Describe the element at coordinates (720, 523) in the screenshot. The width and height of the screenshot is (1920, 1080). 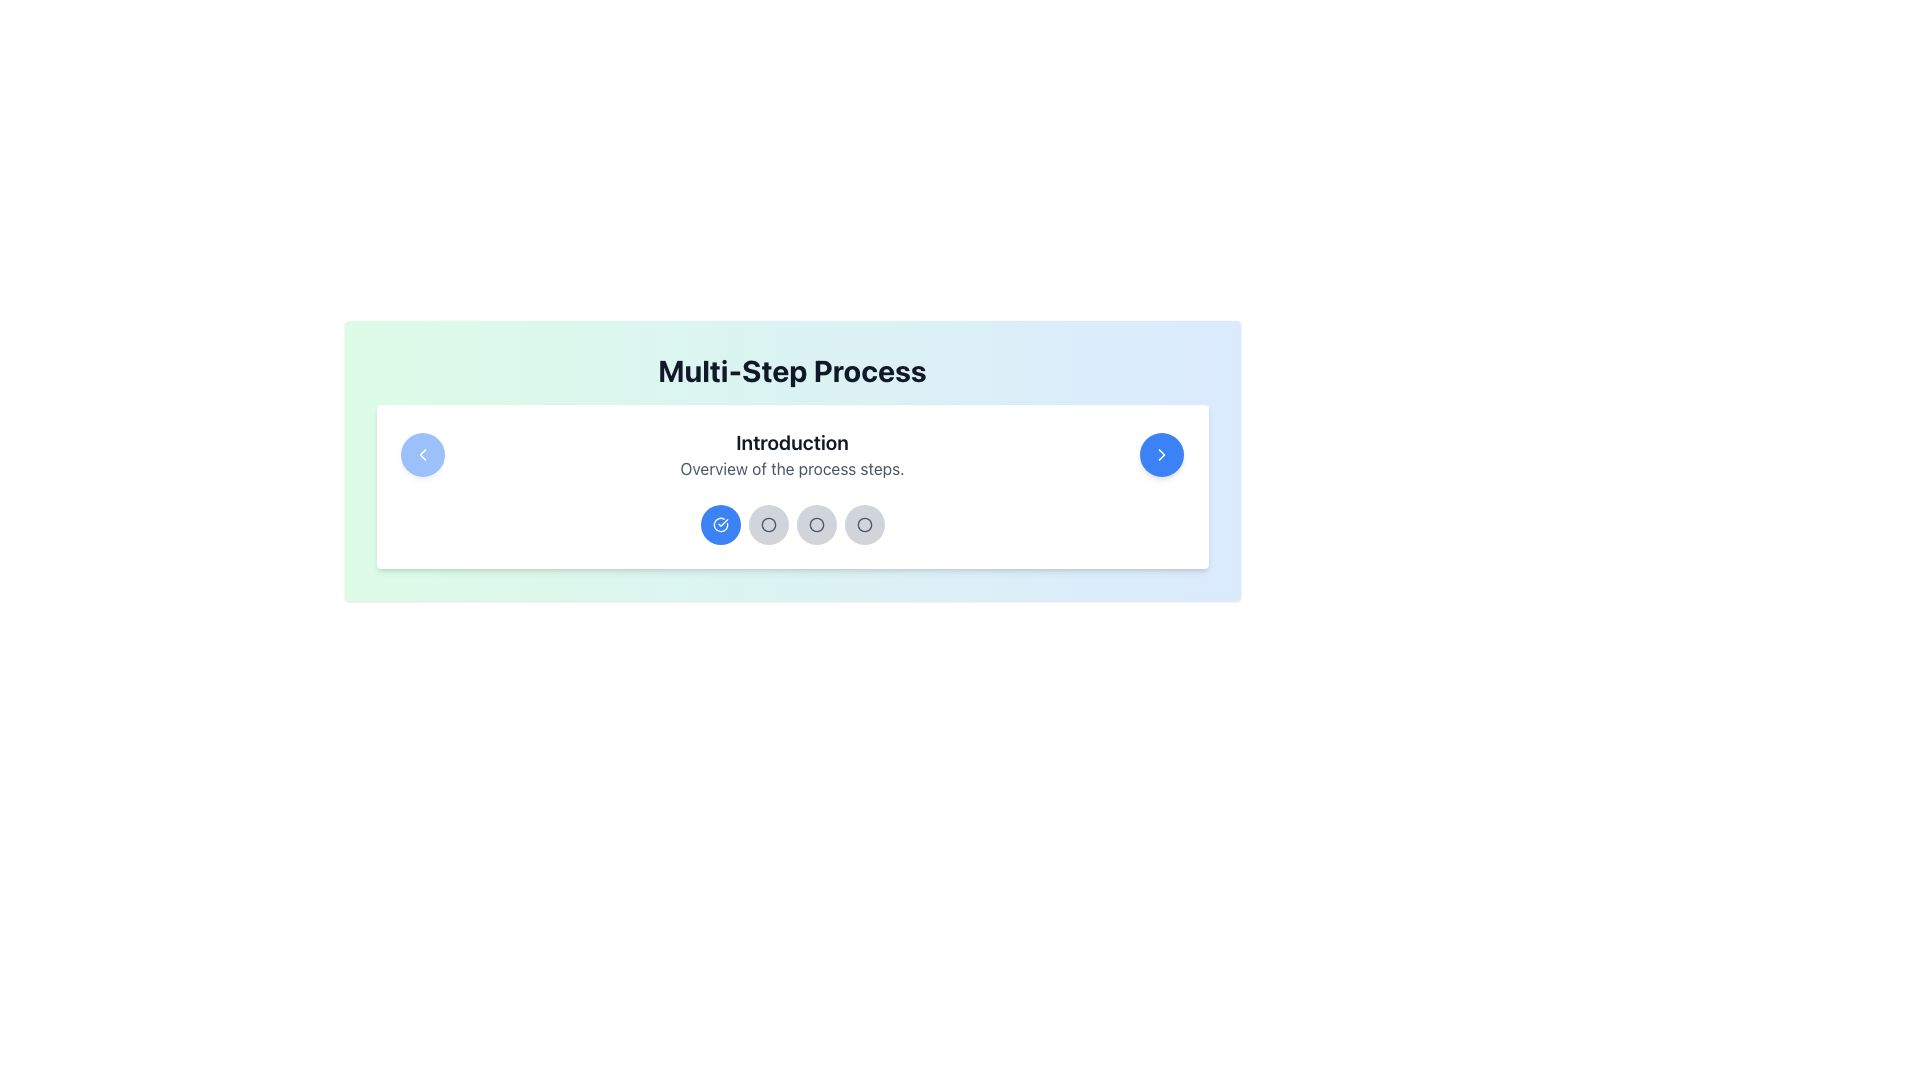
I see `the first circular step indicator in the sequence` at that location.